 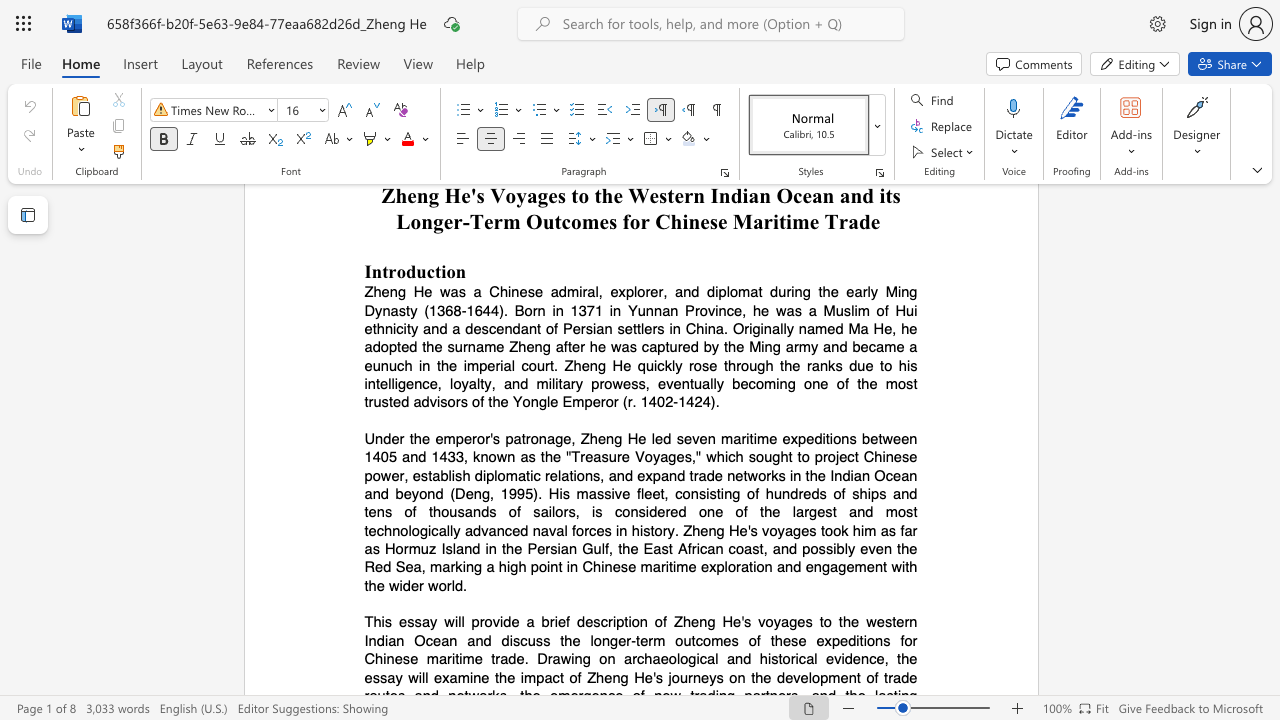 What do you see at coordinates (418, 585) in the screenshot?
I see `the subset text "r worl" within the text "the Red Sea, marking a high point in Chinese maritime exploration and engagement with the wider world."` at bounding box center [418, 585].